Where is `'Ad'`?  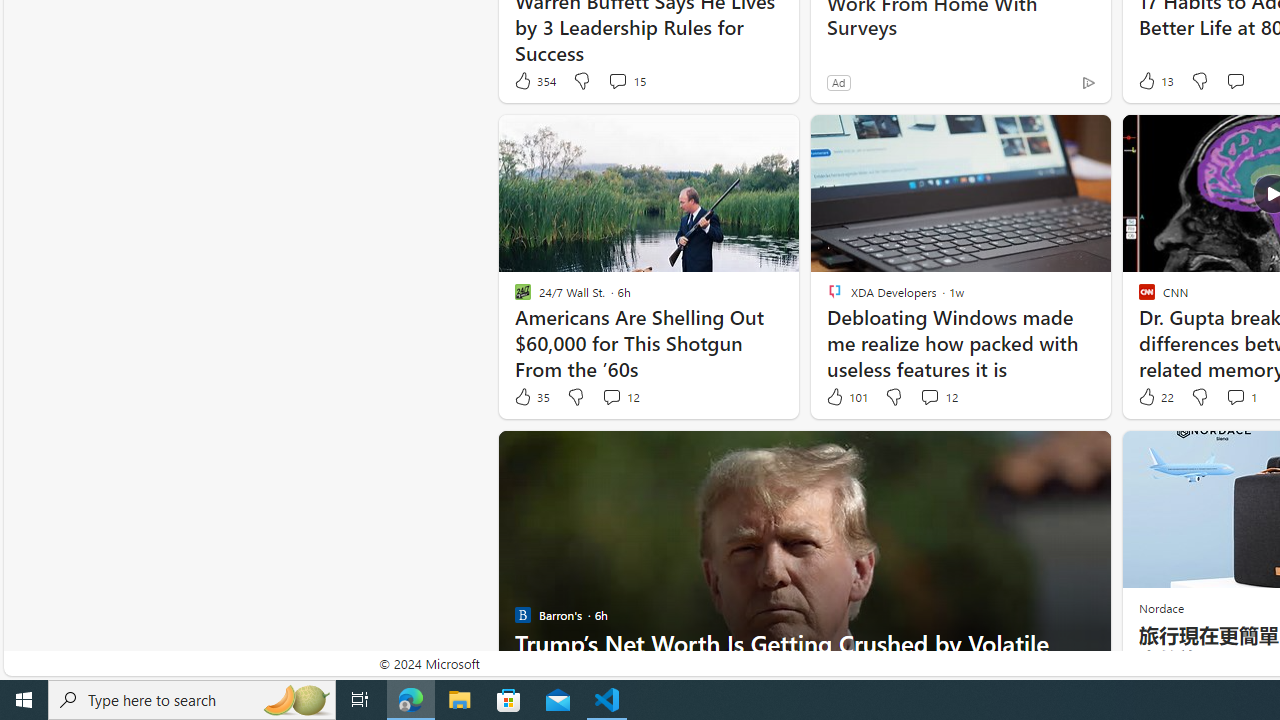
'Ad' is located at coordinates (838, 81).